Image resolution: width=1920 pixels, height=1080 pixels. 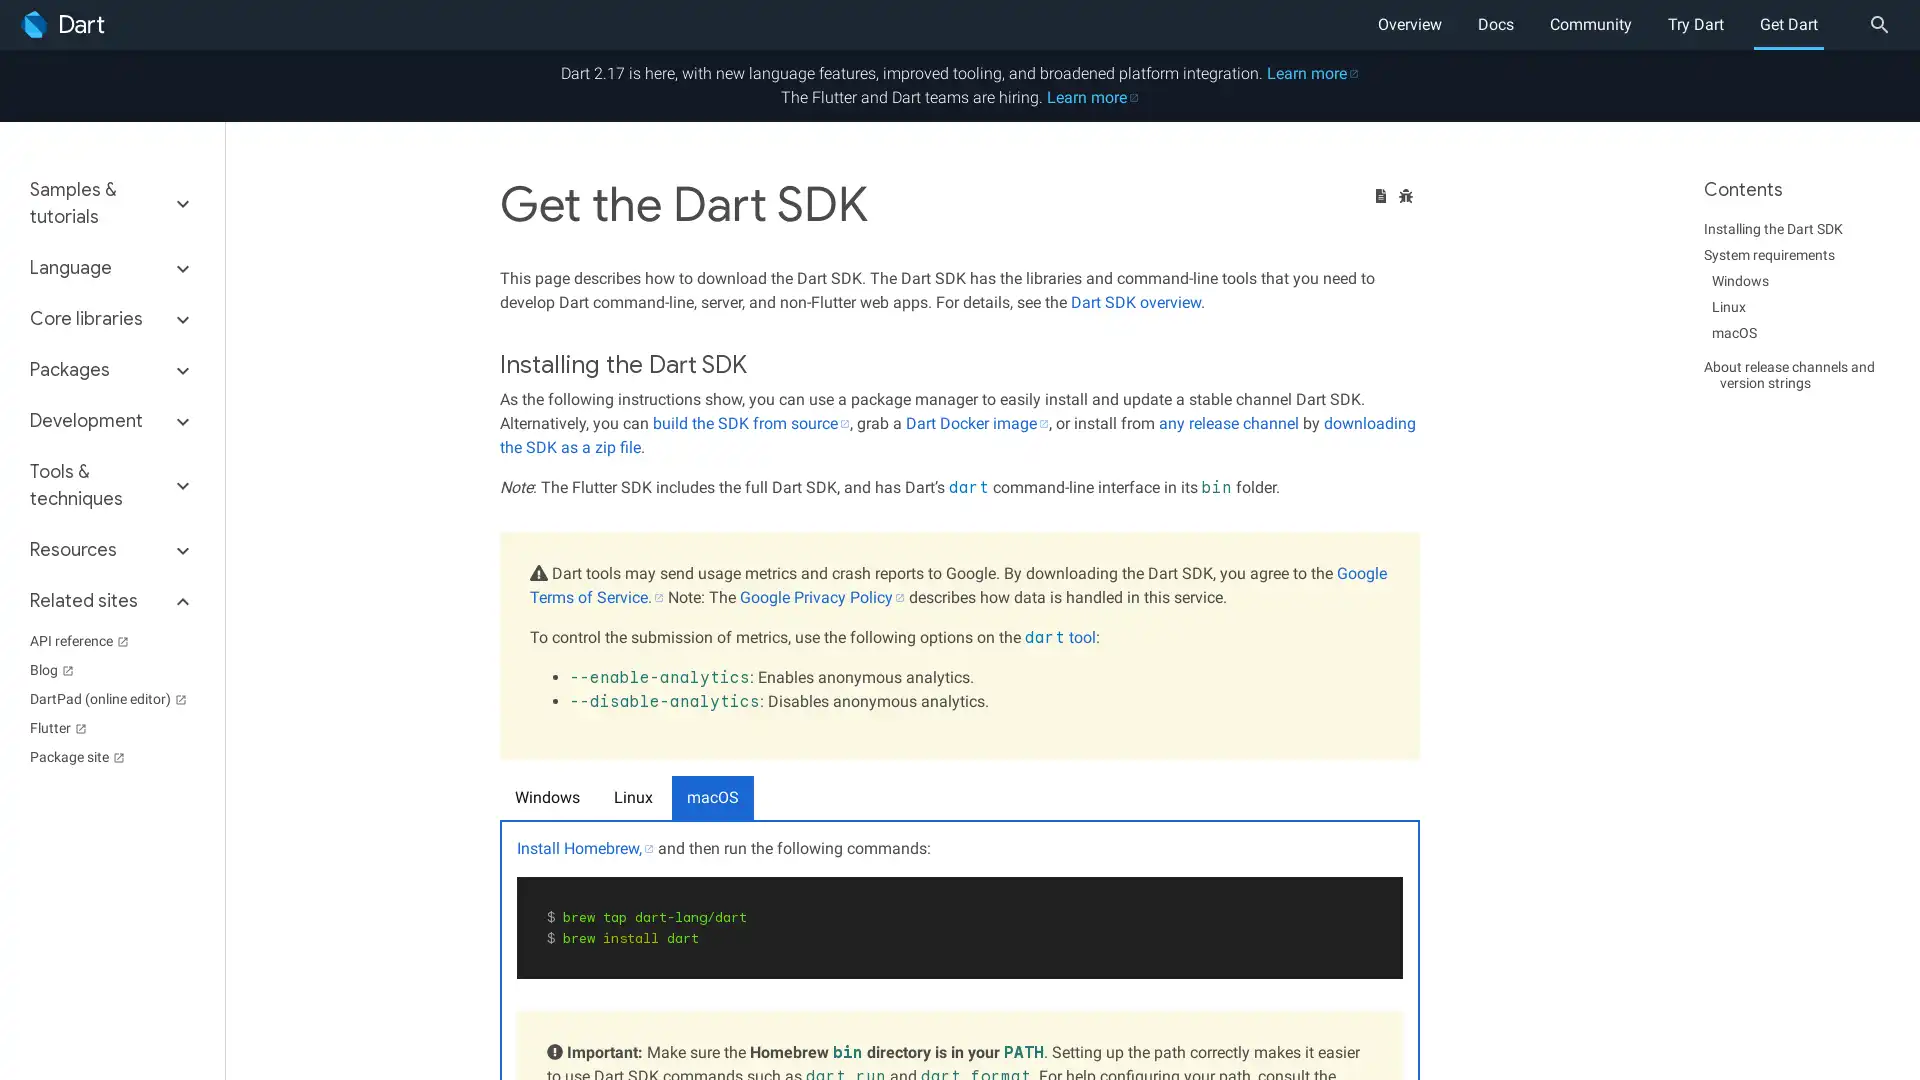 I want to click on Core libraries keyboard_arrow_down, so click(x=111, y=318).